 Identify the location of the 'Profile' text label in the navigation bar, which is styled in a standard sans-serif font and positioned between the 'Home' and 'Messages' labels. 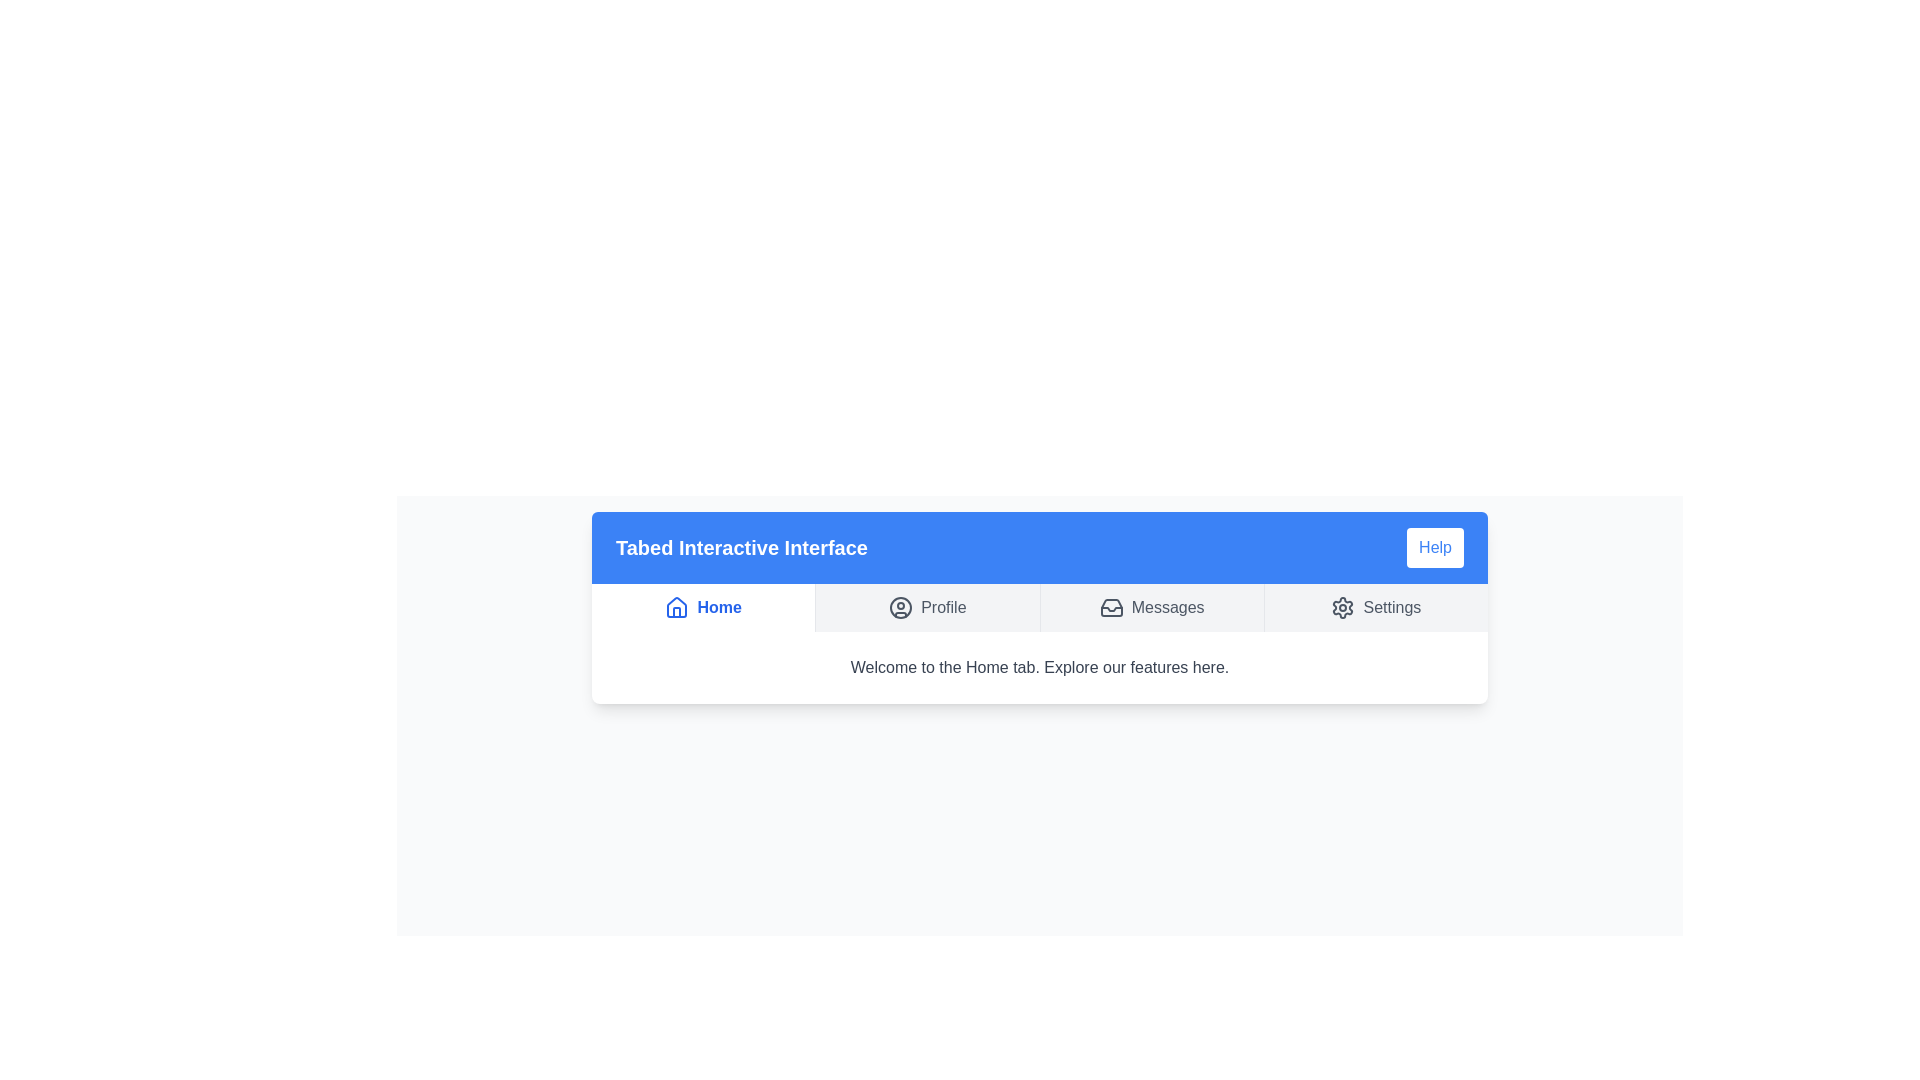
(942, 607).